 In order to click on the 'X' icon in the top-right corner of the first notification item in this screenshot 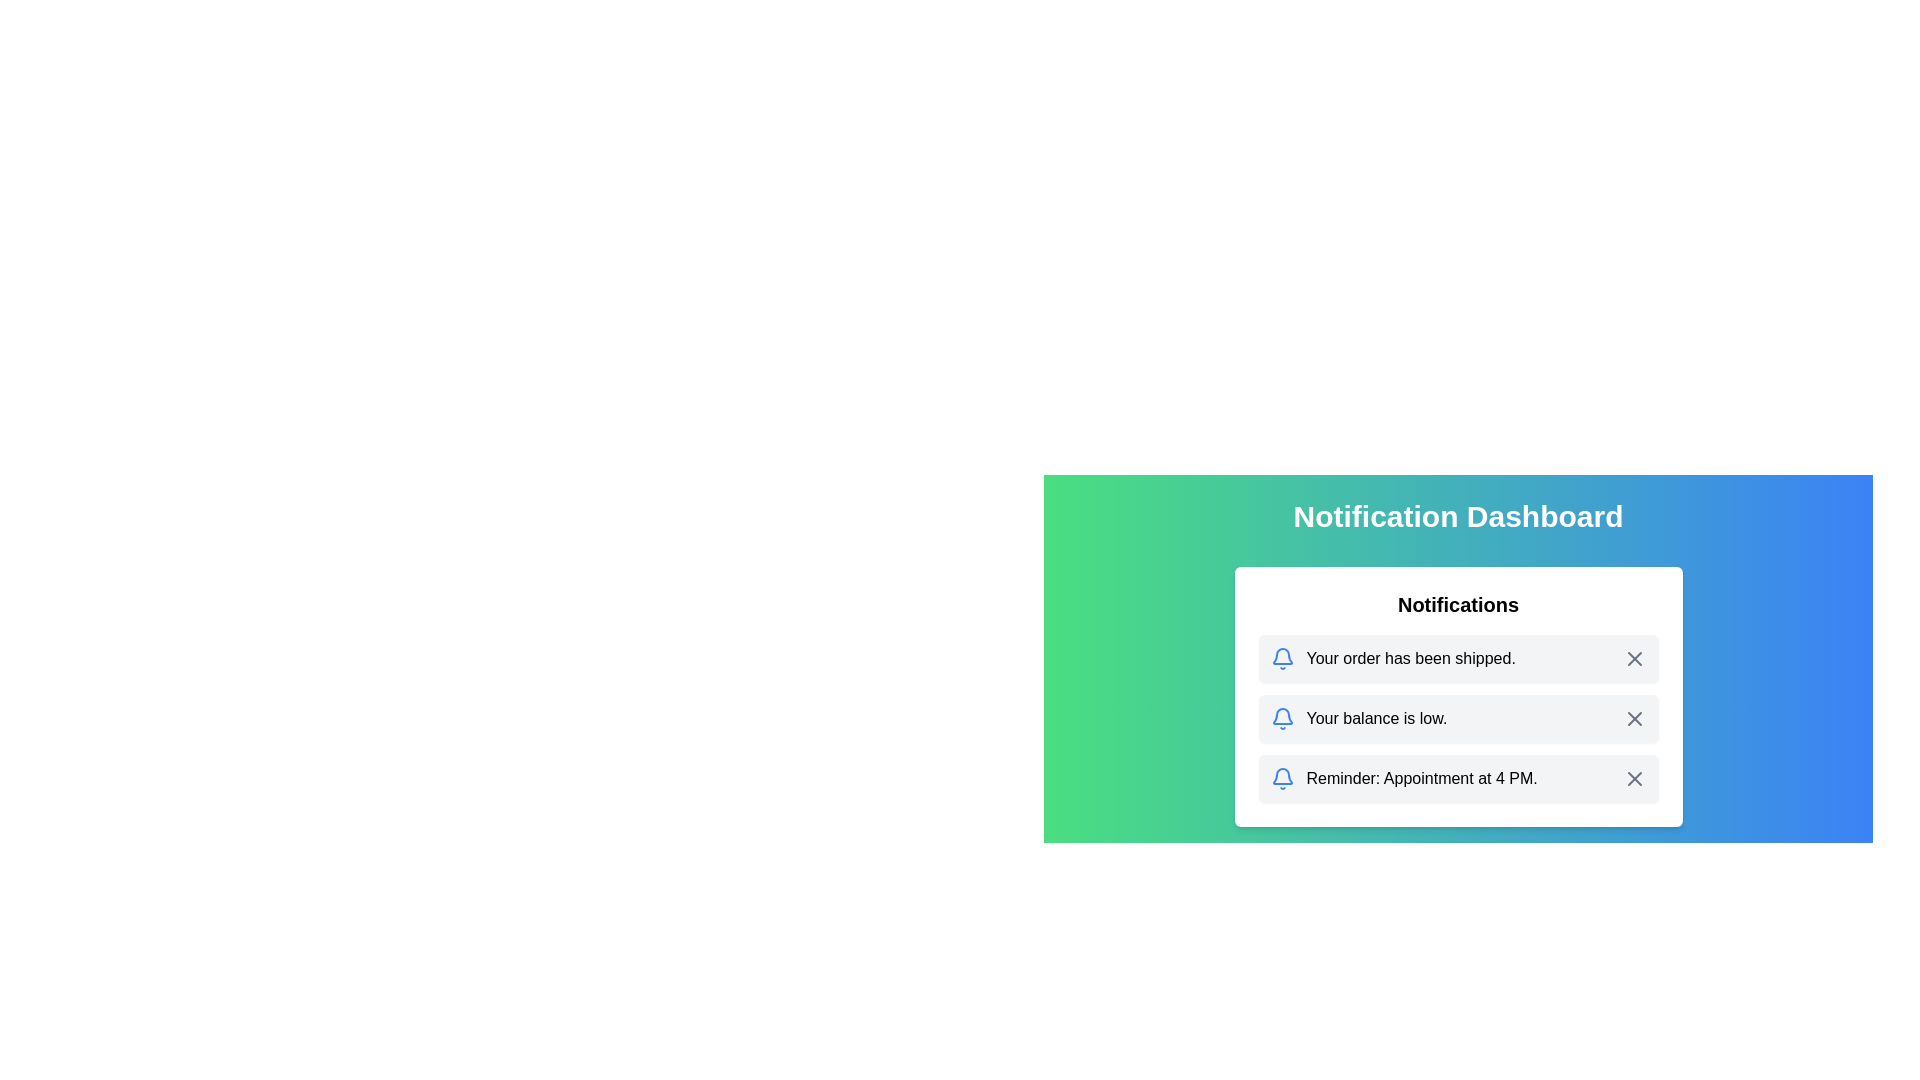, I will do `click(1634, 659)`.